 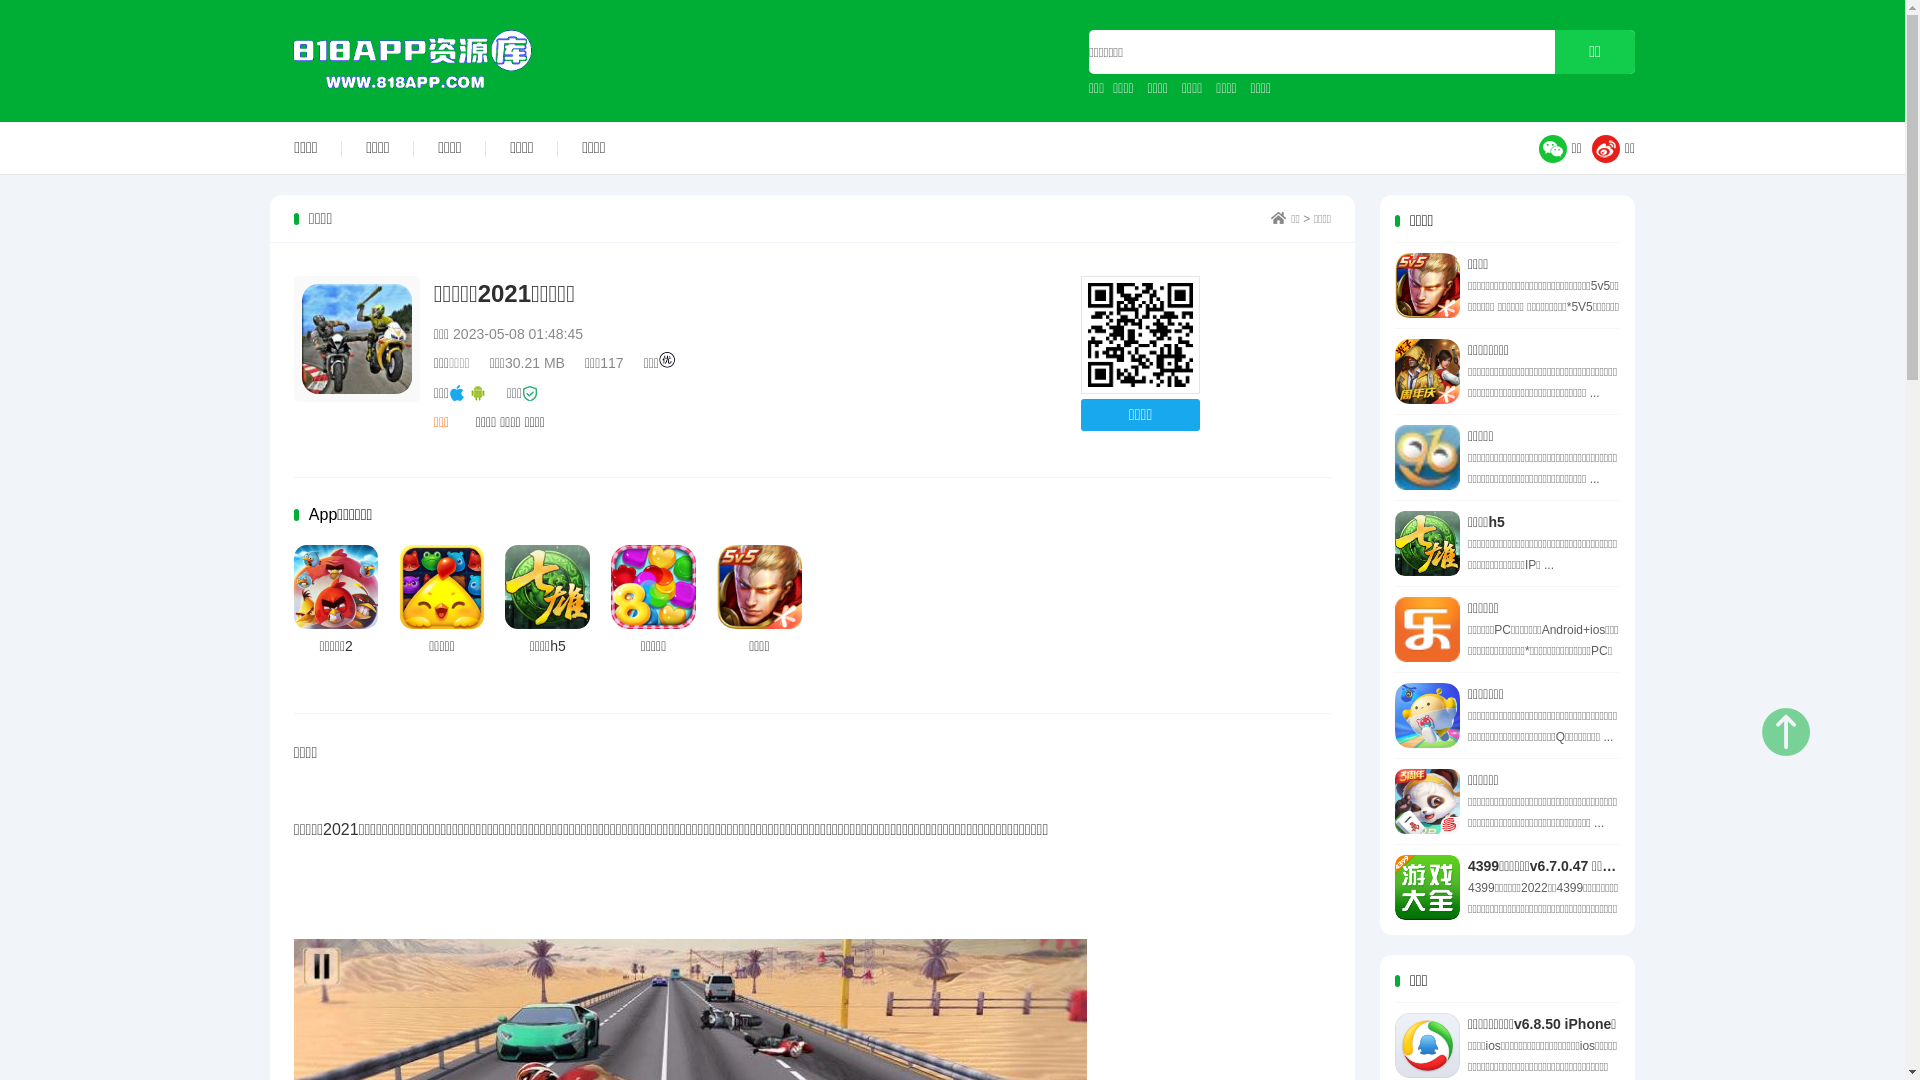 What do you see at coordinates (1087, 334) in the screenshot?
I see `'http://www.818app.com'` at bounding box center [1087, 334].